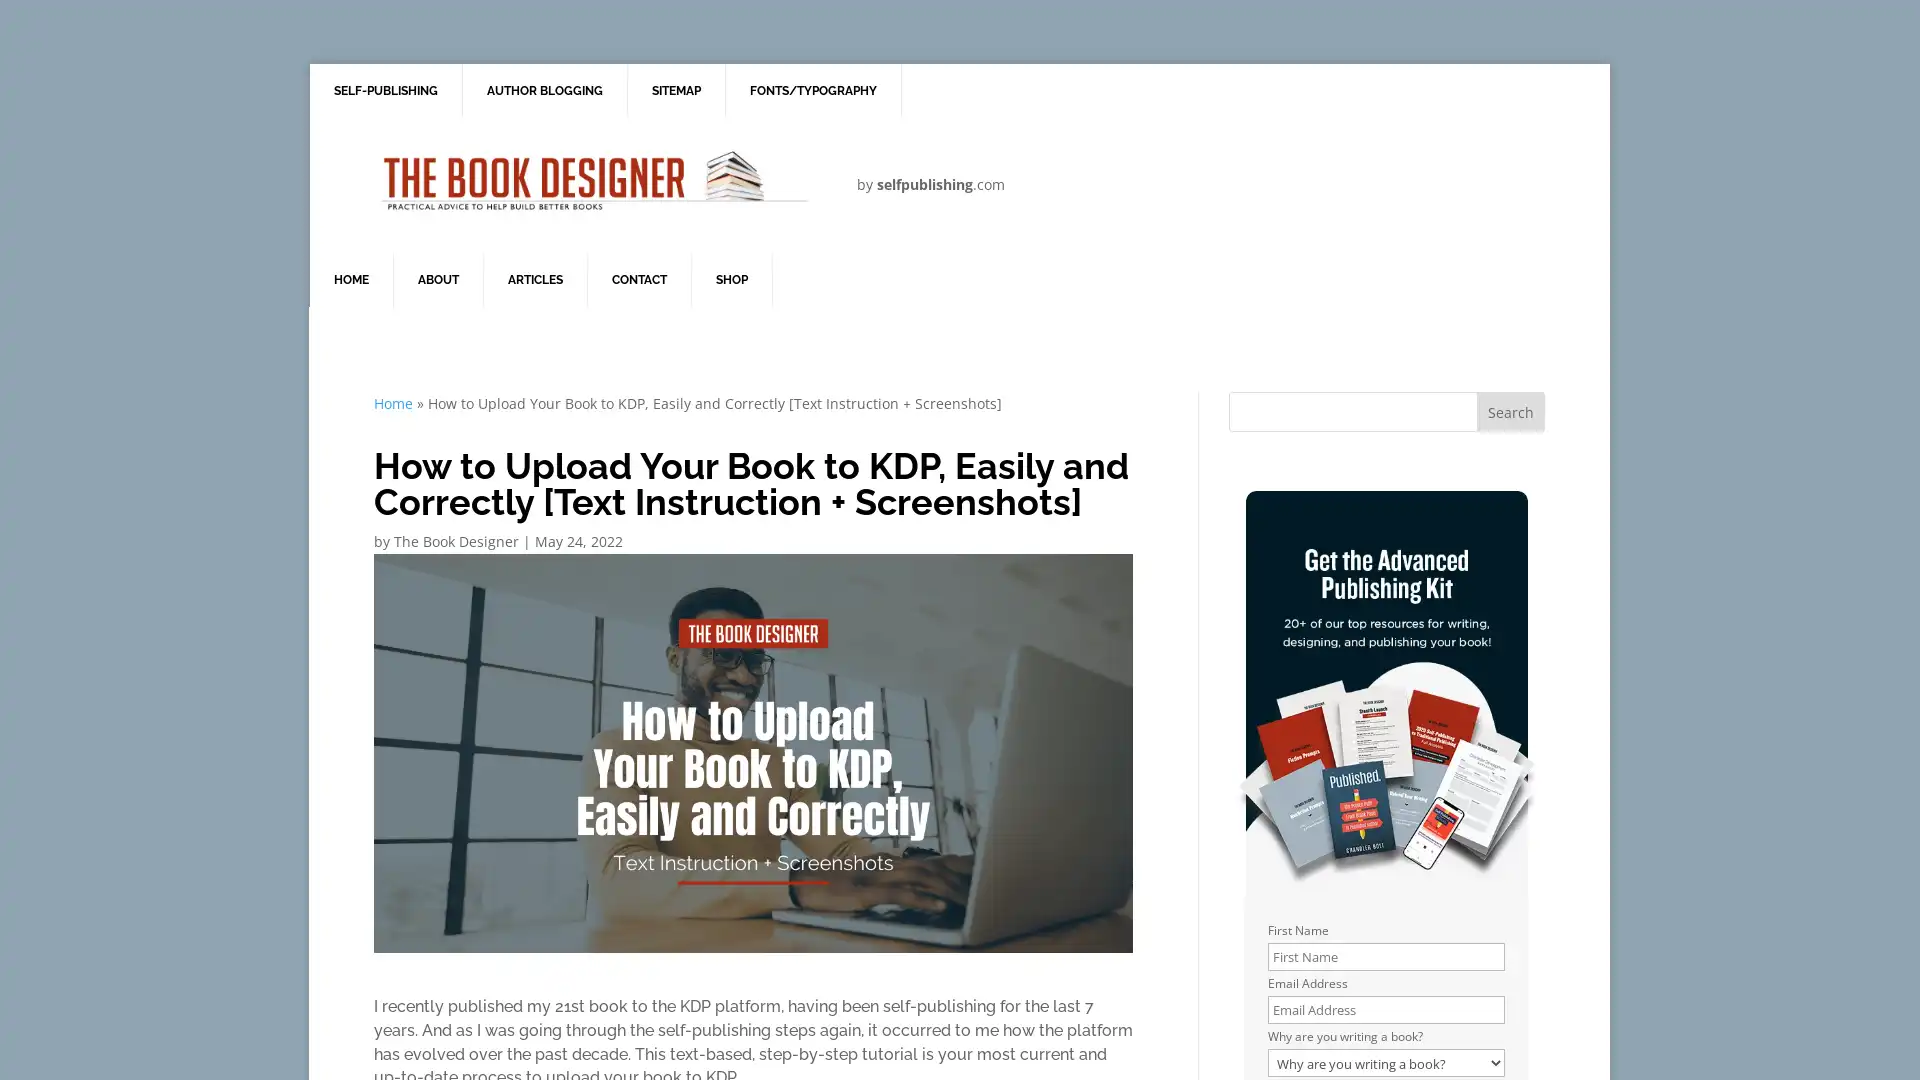 The height and width of the screenshot is (1080, 1920). Describe the element at coordinates (1510, 411) in the screenshot. I see `Search` at that location.